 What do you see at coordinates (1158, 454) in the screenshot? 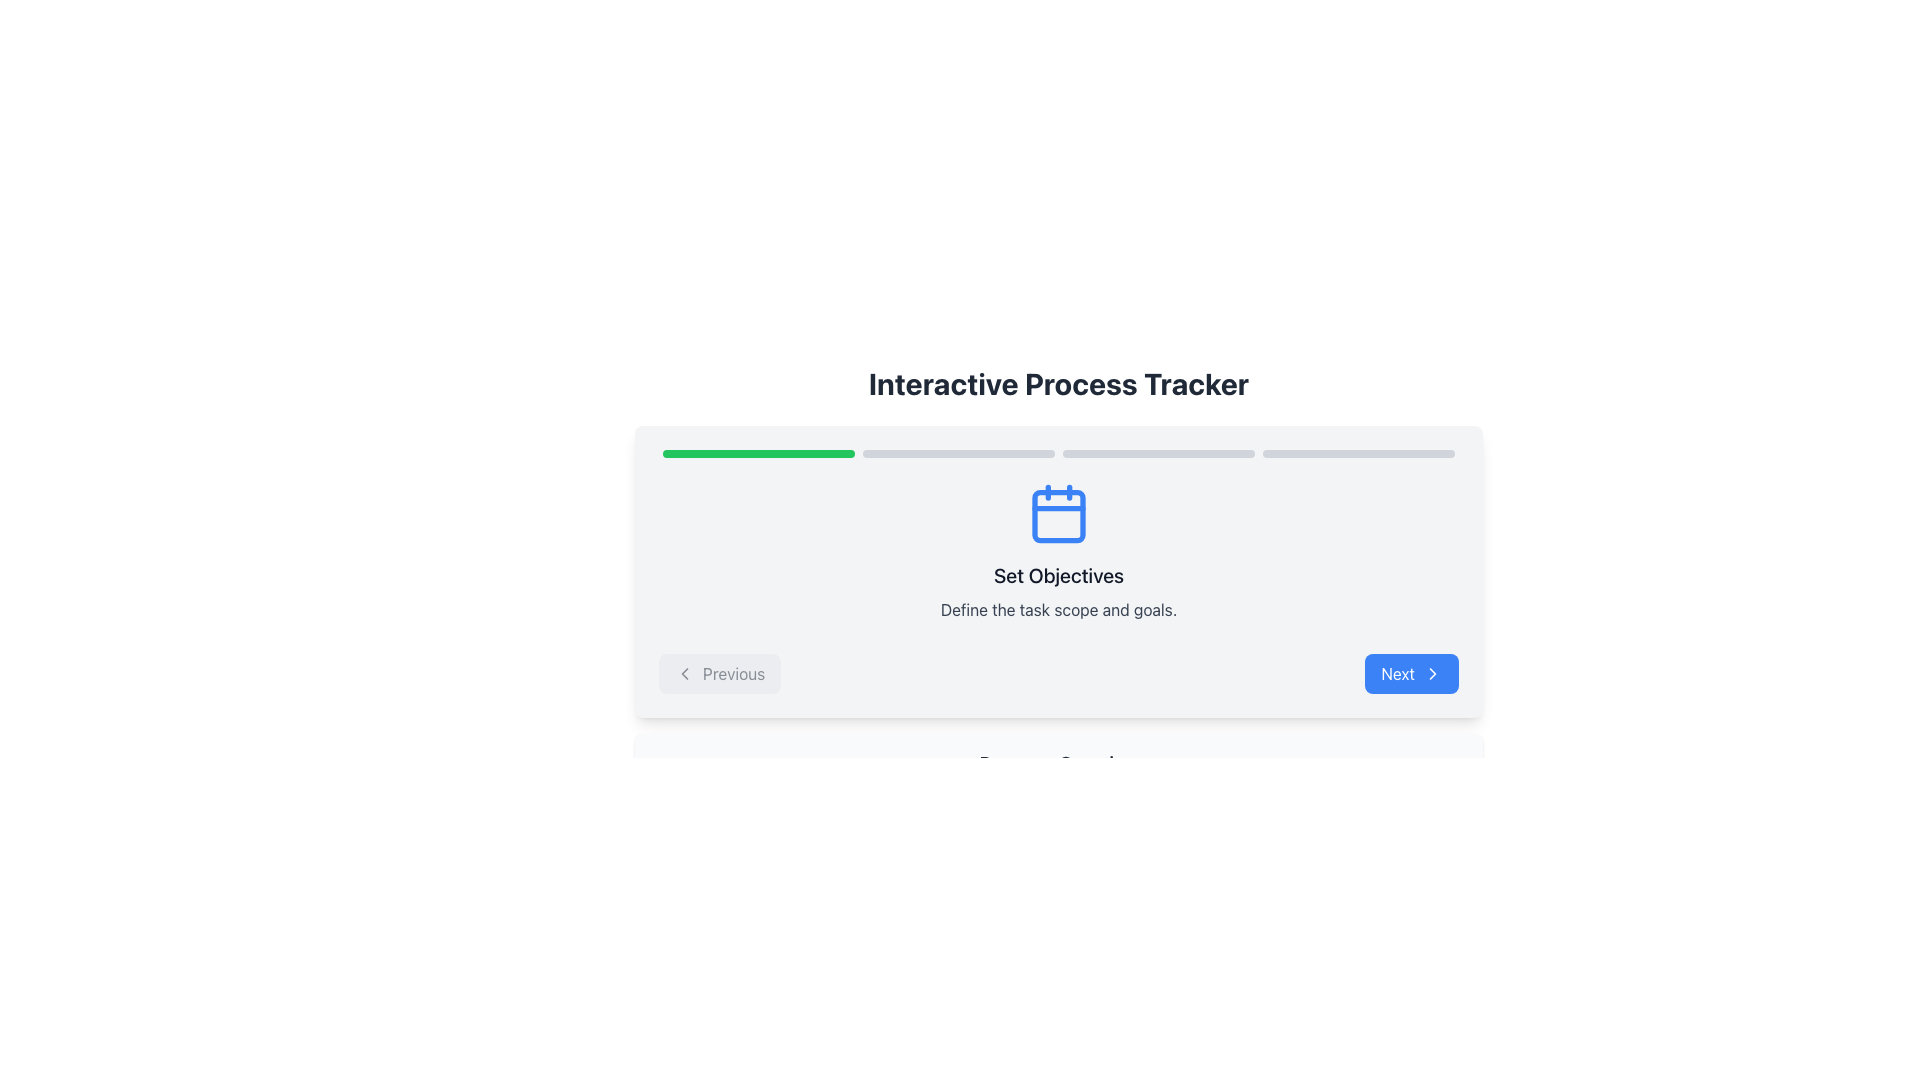
I see `the third segment of the Progress tracker, which visually indicates the current or completed progress in a multi-step process` at bounding box center [1158, 454].